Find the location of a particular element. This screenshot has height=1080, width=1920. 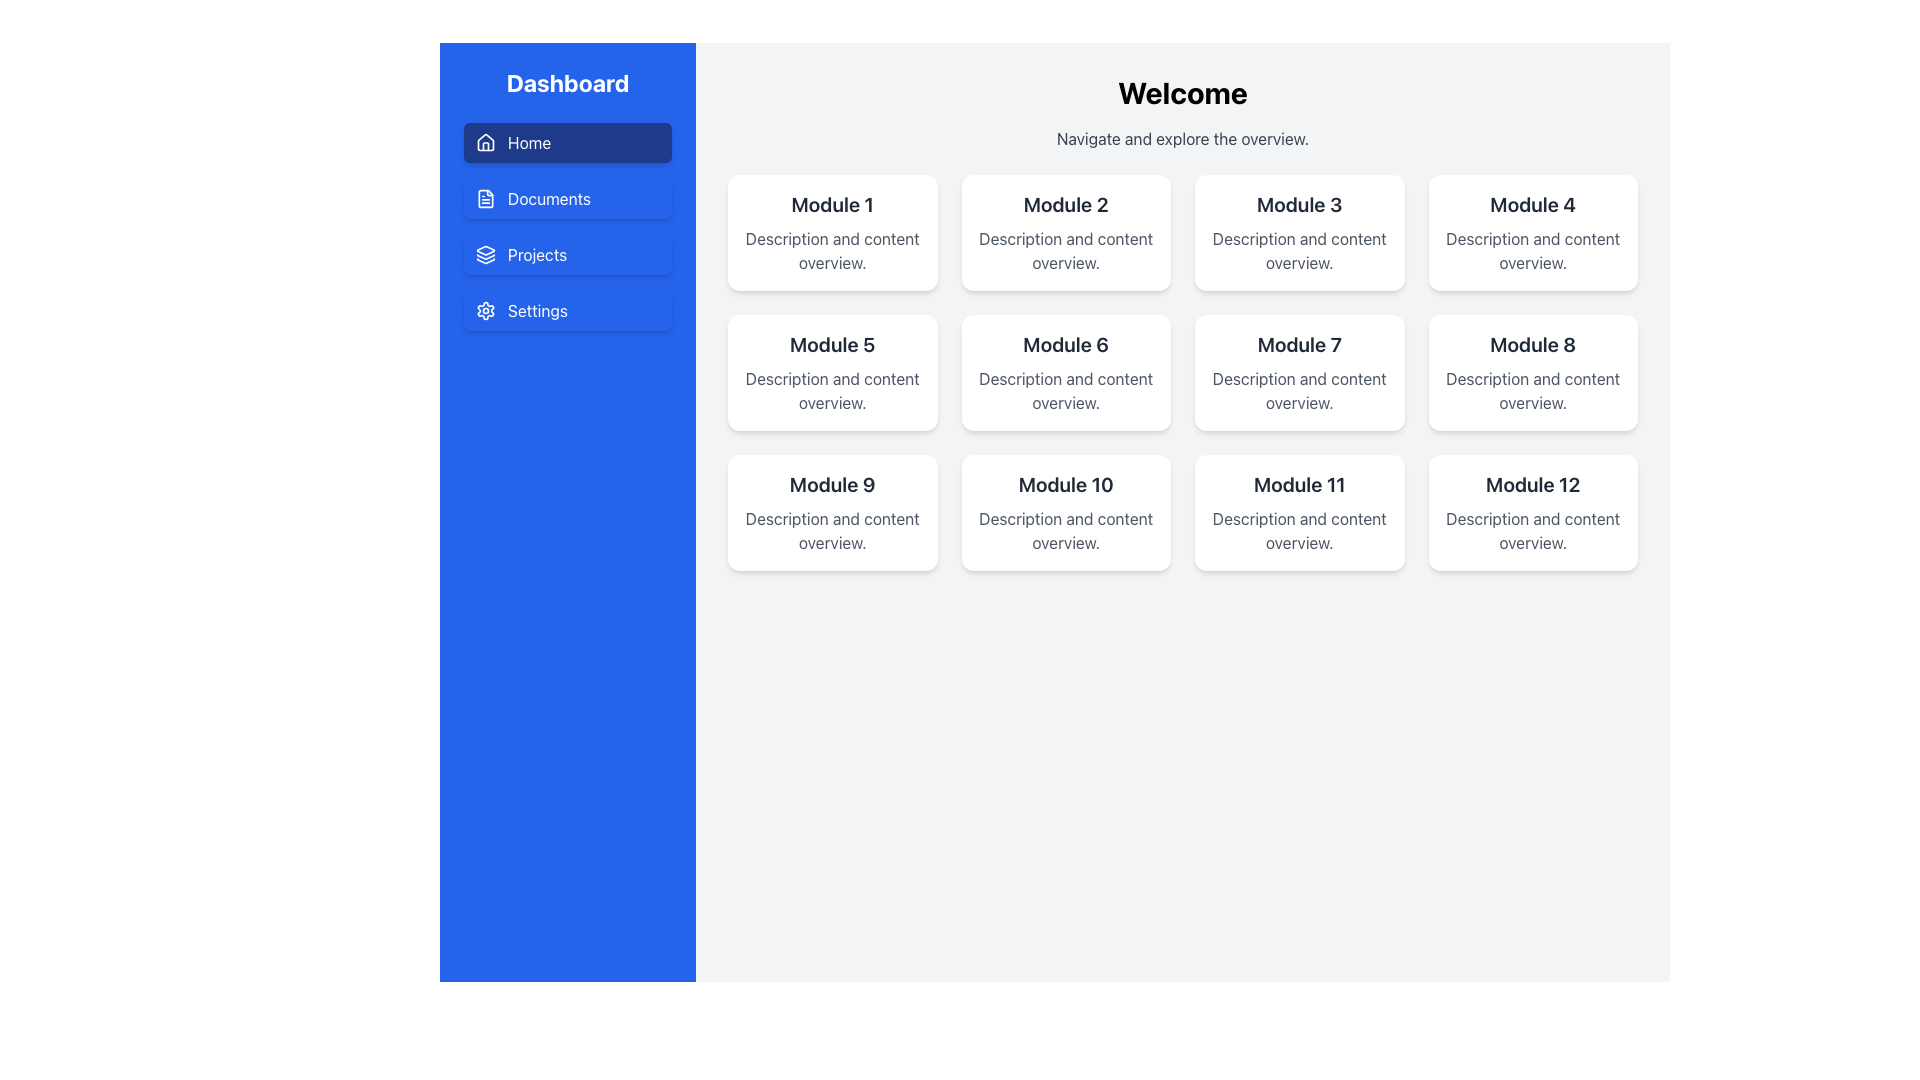

the house-shaped icon in the left sidebar located above the text 'Home'. This icon has rounded strokes and no fill color, making it distinct in the navigation area is located at coordinates (485, 141).